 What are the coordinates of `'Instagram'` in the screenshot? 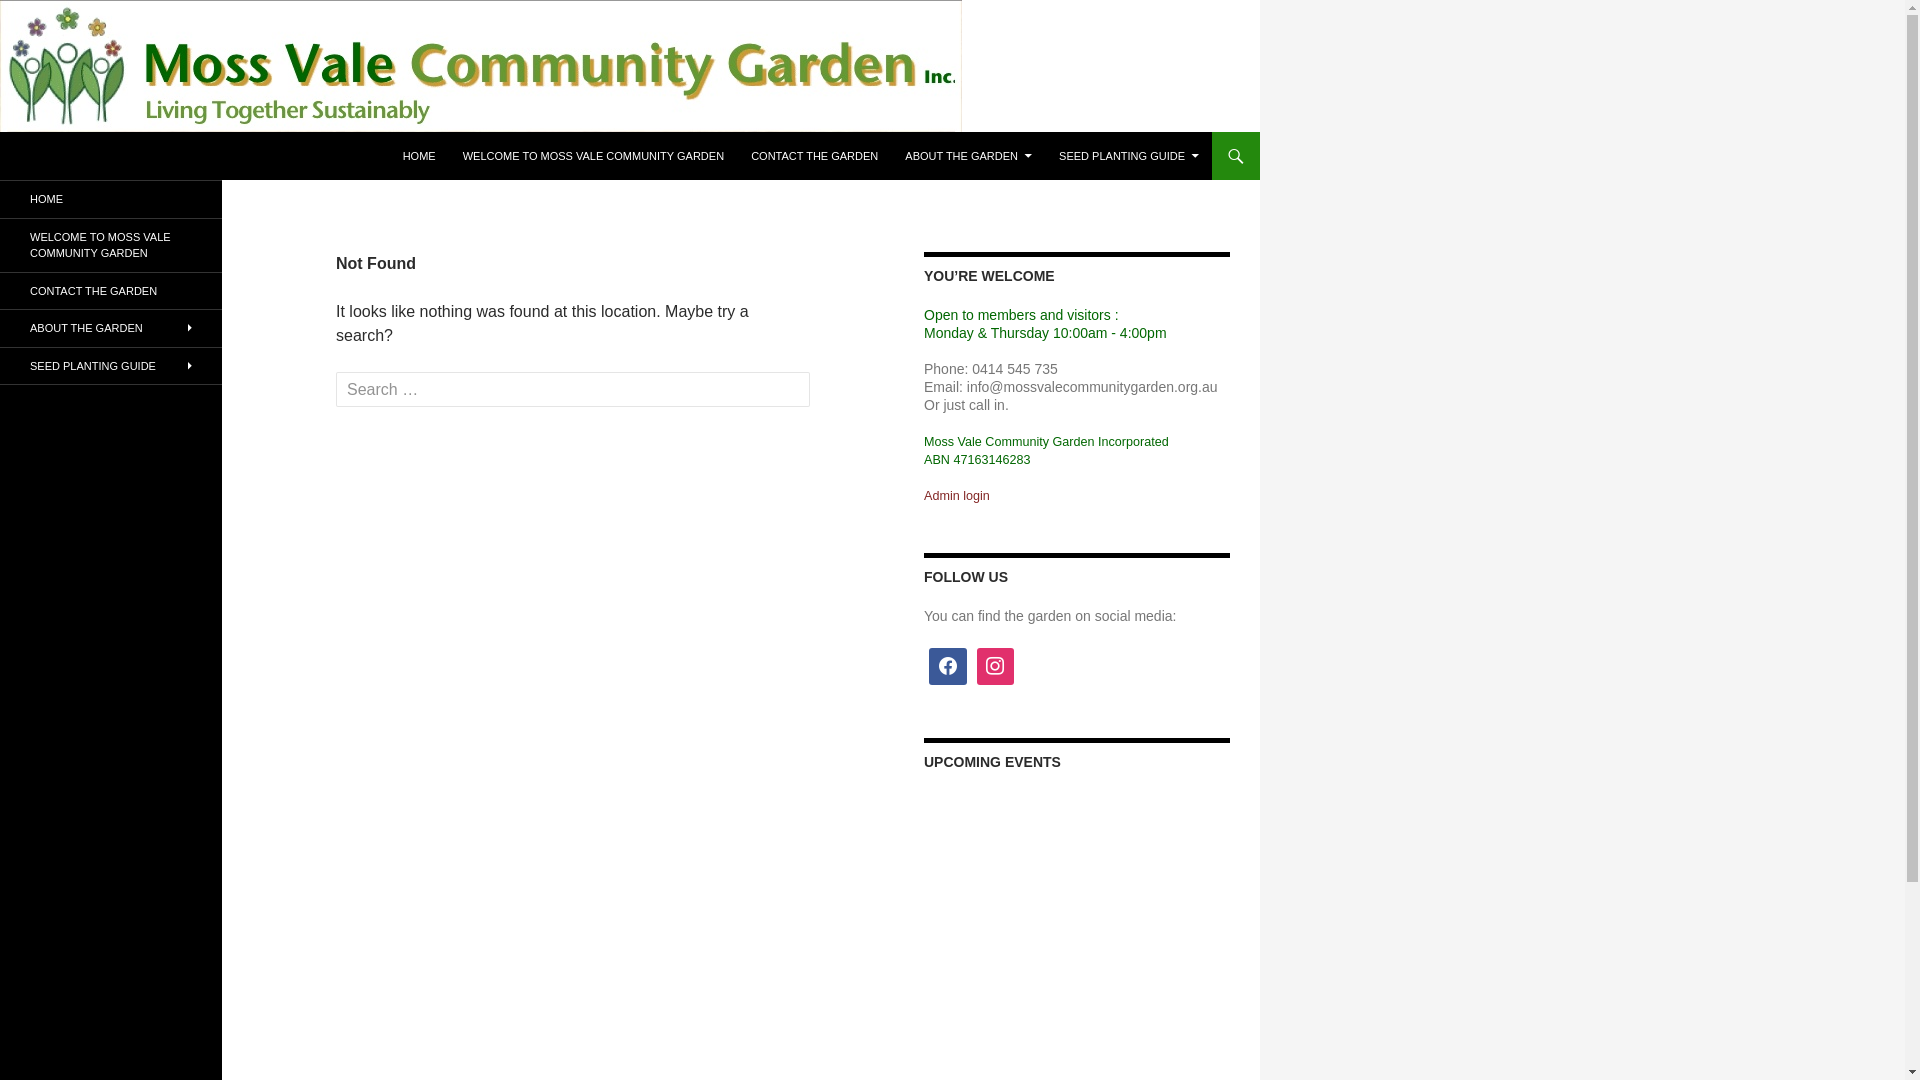 It's located at (996, 667).